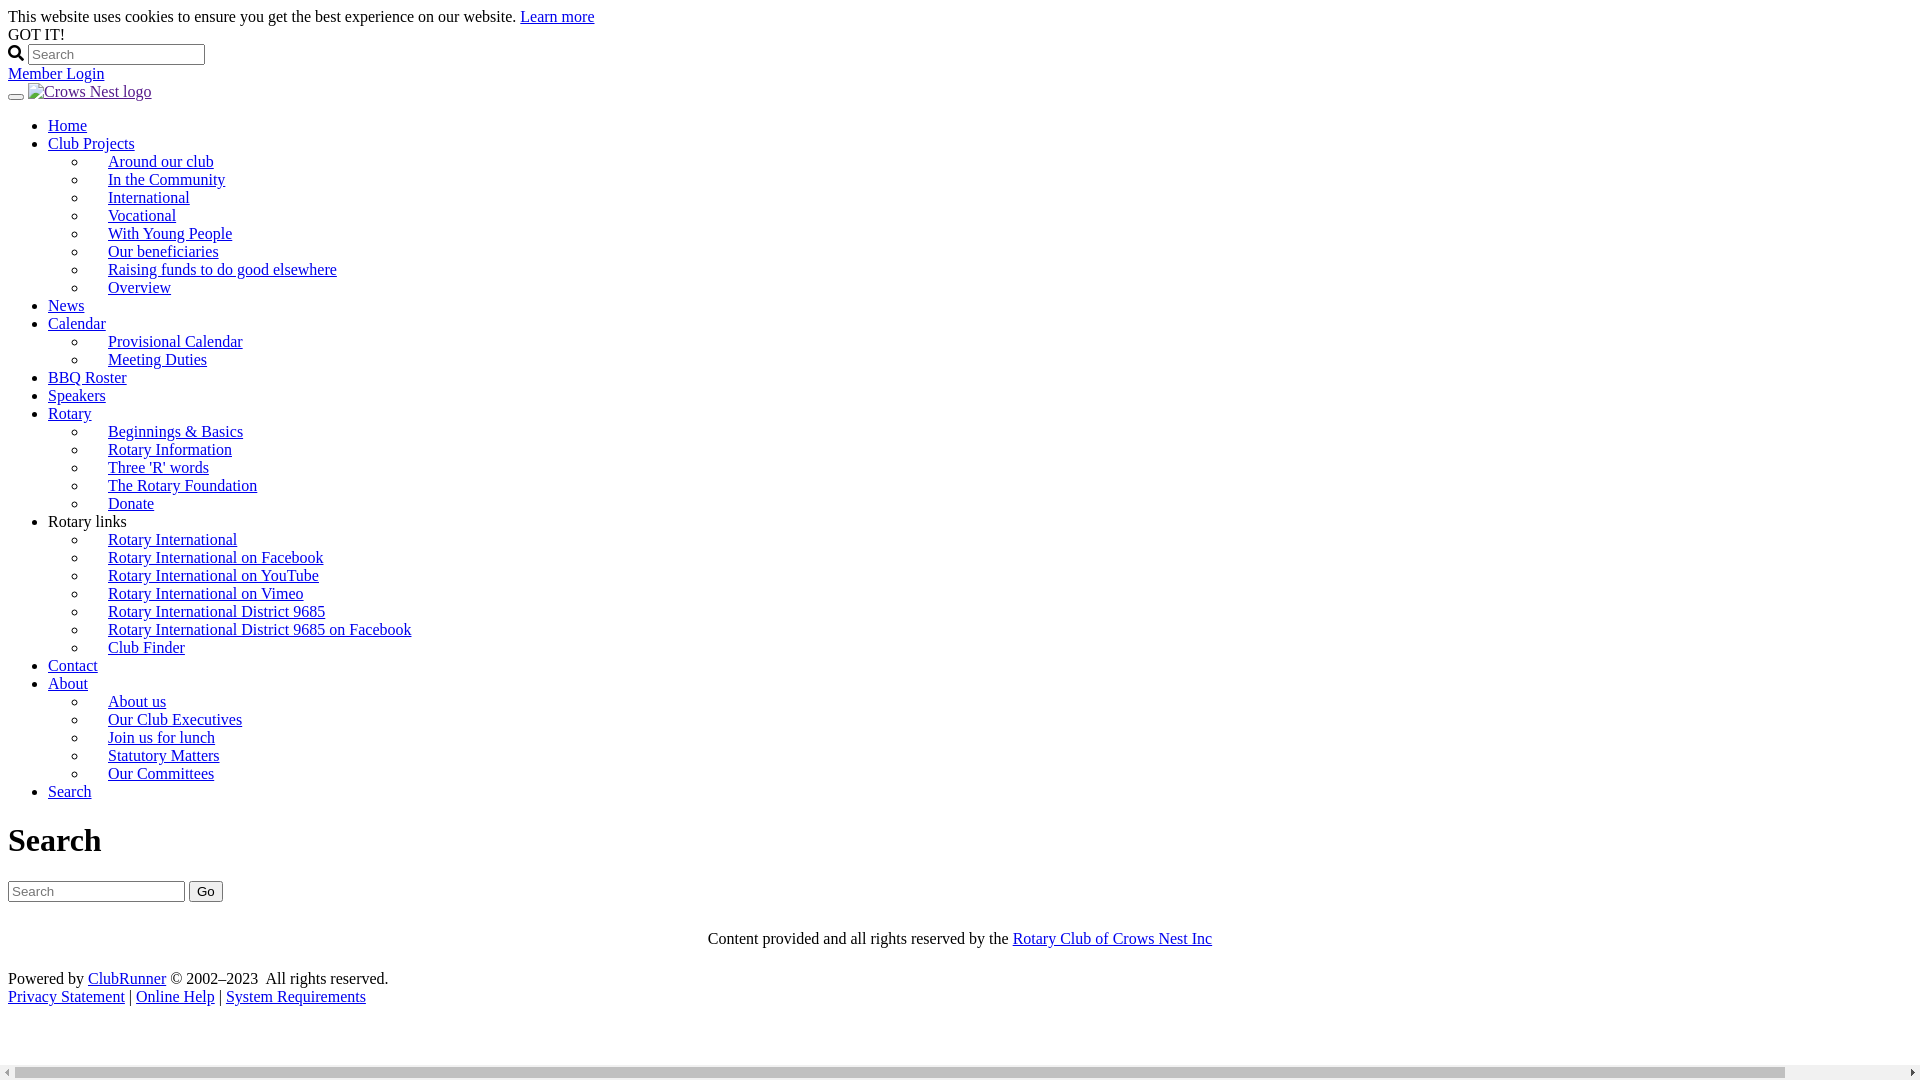 The height and width of the screenshot is (1080, 1920). I want to click on 'Rotary International District 9685 on Facebook', so click(258, 628).